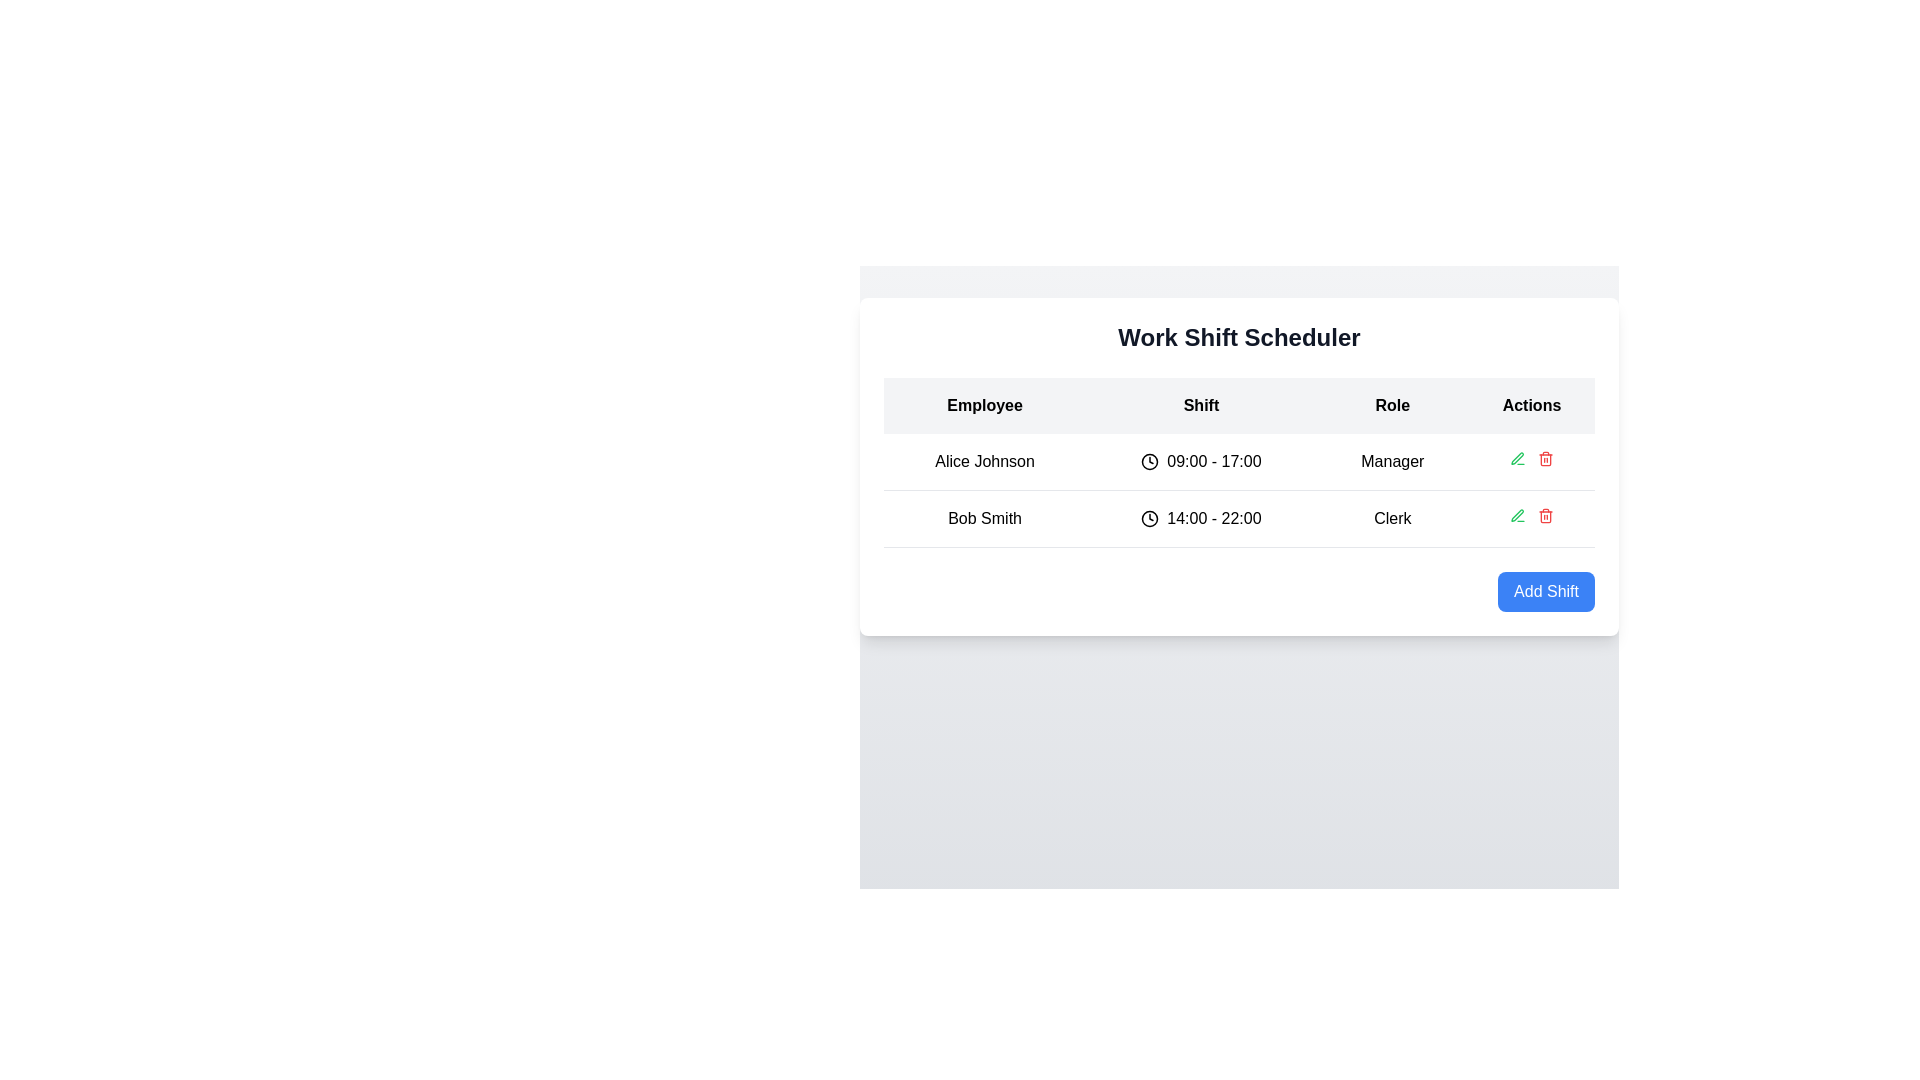 The width and height of the screenshot is (1920, 1080). I want to click on the shift details of the employee in the first row of the 'Work Shift Scheduler' table, which contains columns for 'Employee', 'Shift', 'Role', and 'Actions', so click(1238, 490).